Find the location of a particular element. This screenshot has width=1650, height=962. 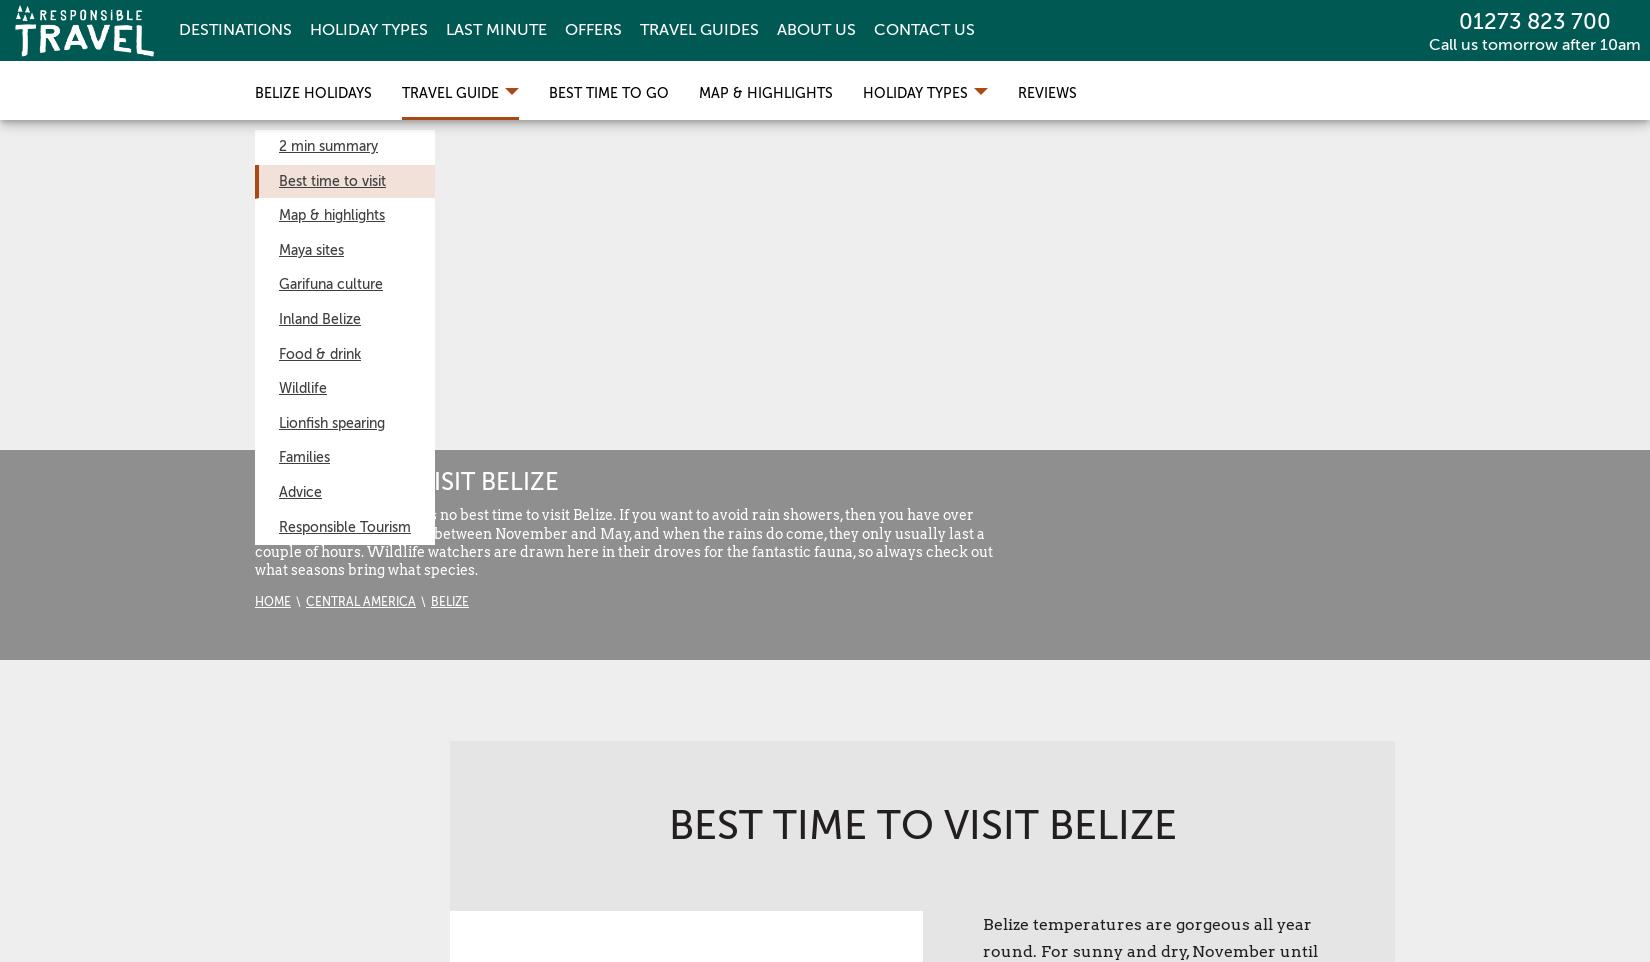

'Hot all year round, there is no best time to visit Belize. If you want to avoid rain showers, then you have over about seven months clear between November and May, and when the rains do come, they only usually last a couple of hours. Wildlife watchers are drawn here in their droves for the fantastic fauna, so always check out what seasons bring what species.' is located at coordinates (254, 541).